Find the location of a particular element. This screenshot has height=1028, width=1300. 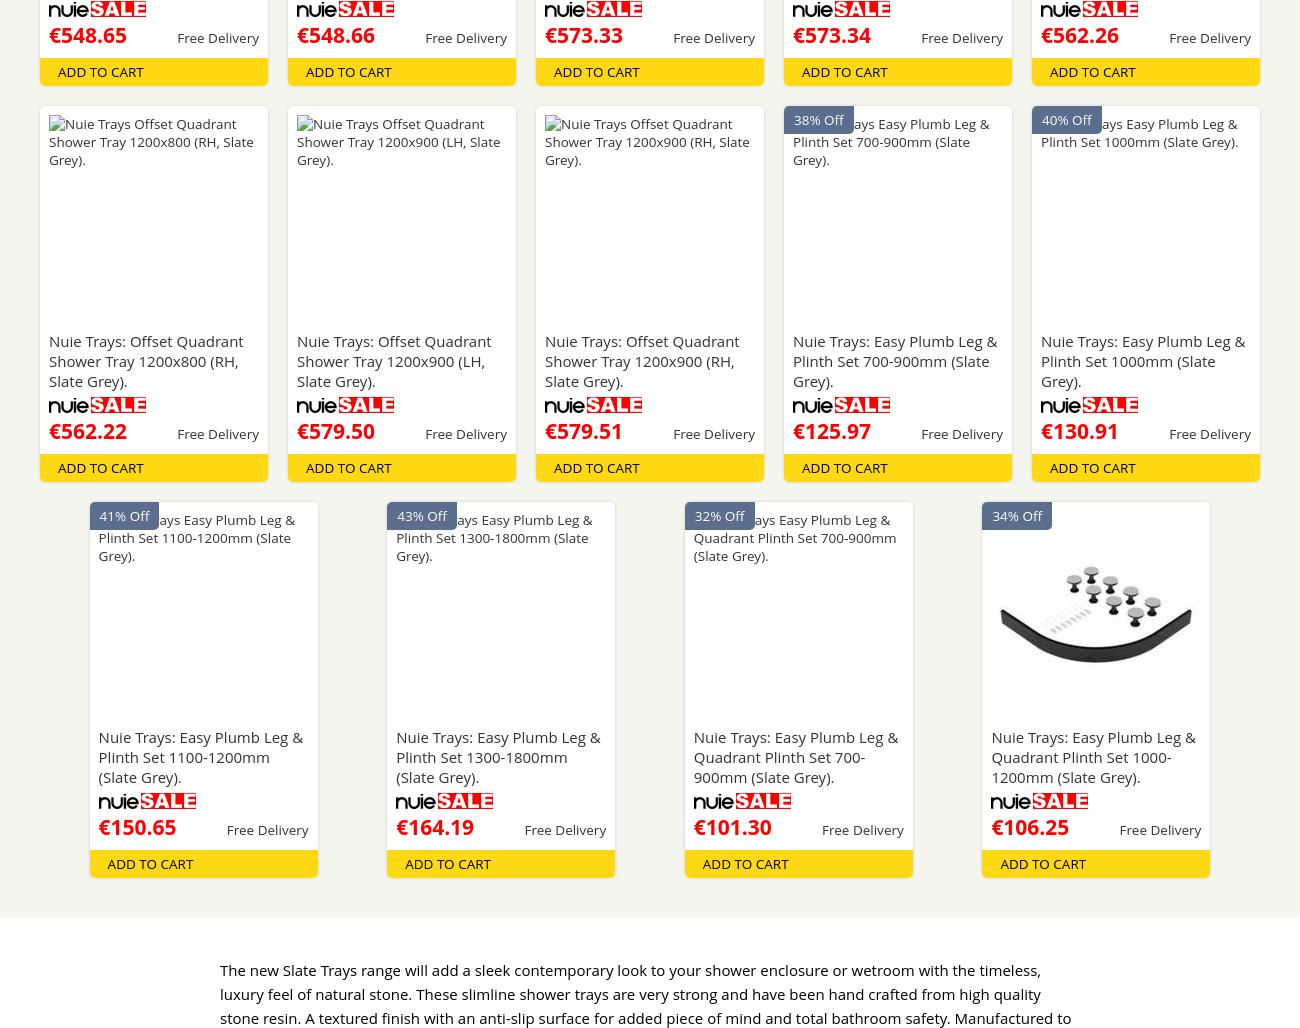

'€101.30' is located at coordinates (732, 827).